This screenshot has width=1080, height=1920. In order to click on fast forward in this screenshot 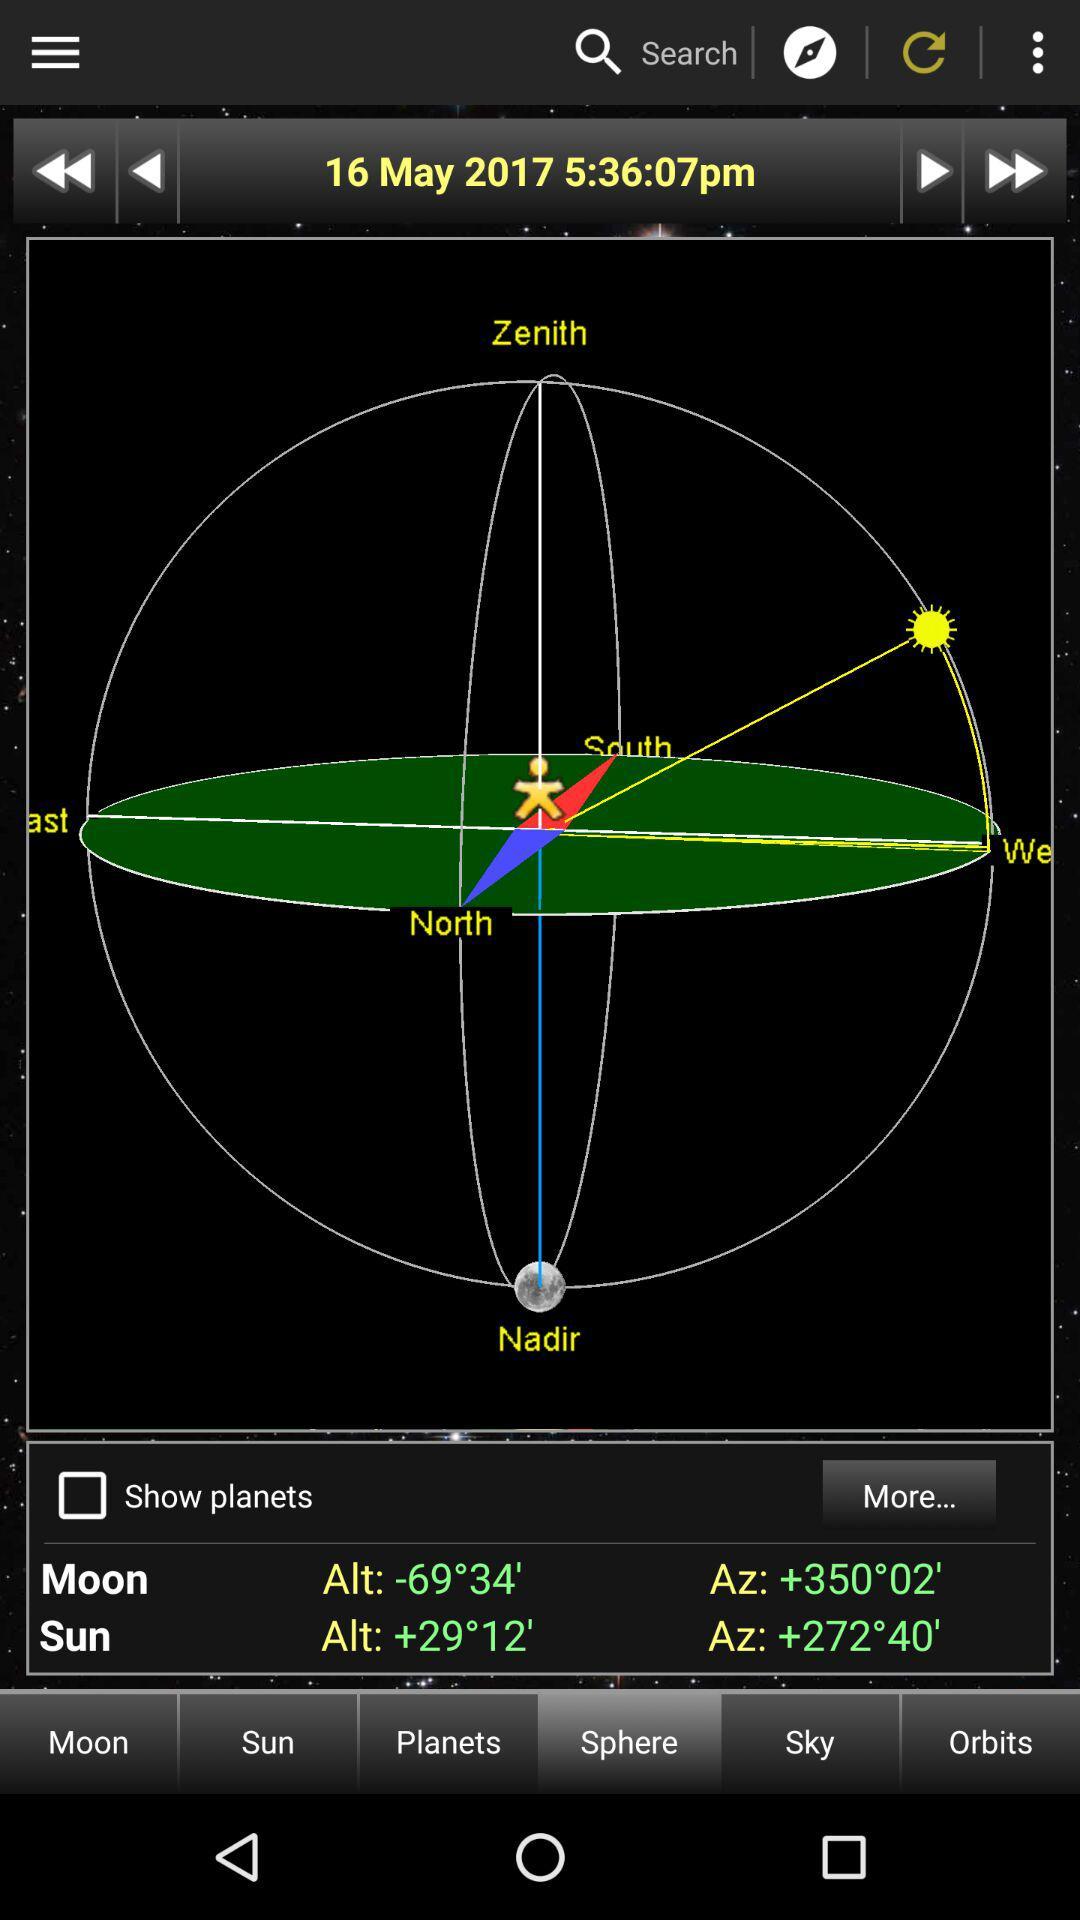, I will do `click(1015, 171)`.